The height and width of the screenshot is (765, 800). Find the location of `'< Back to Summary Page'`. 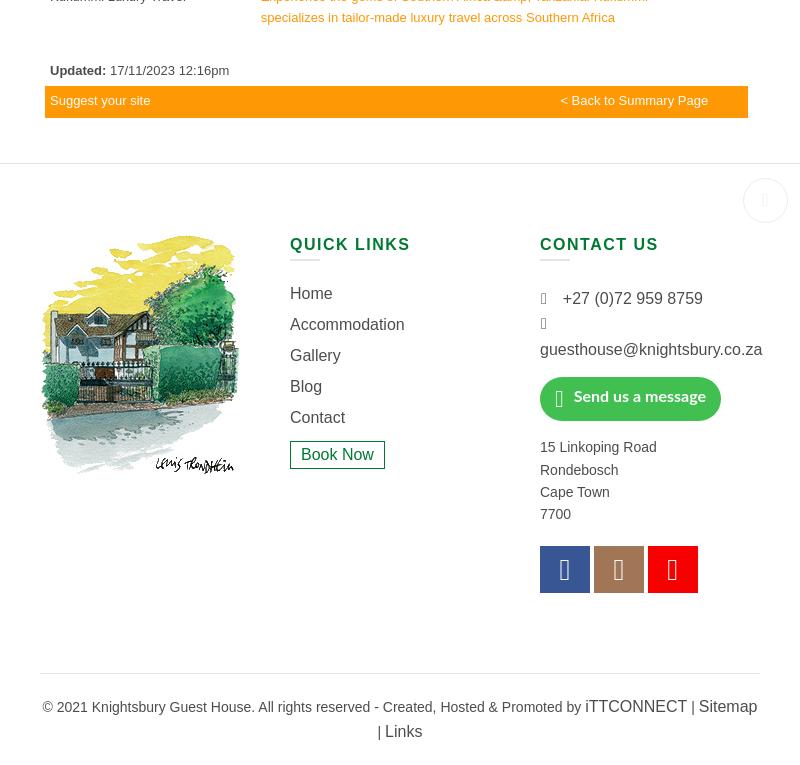

'< Back to Summary Page' is located at coordinates (633, 99).